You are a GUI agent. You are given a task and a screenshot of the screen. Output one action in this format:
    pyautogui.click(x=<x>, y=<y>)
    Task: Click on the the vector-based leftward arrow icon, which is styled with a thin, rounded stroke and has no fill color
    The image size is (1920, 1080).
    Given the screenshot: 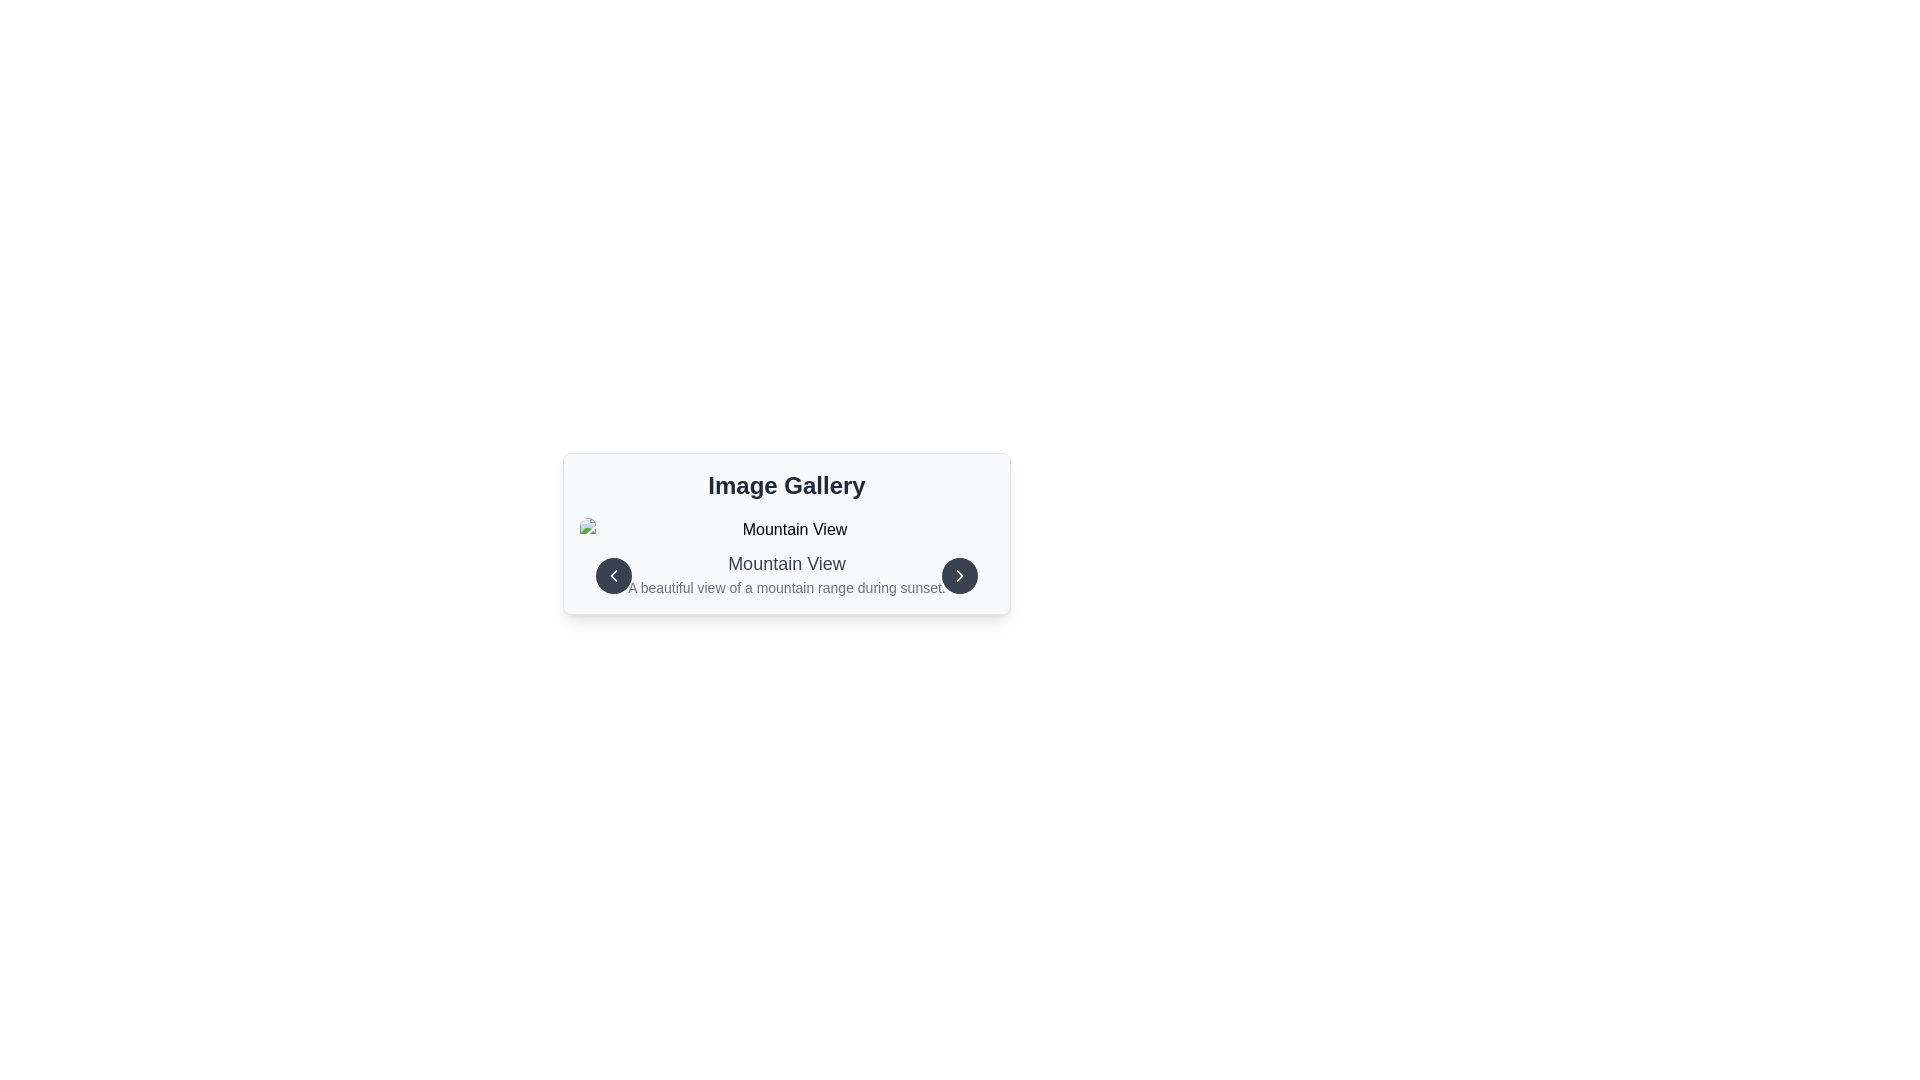 What is the action you would take?
    pyautogui.click(x=613, y=575)
    